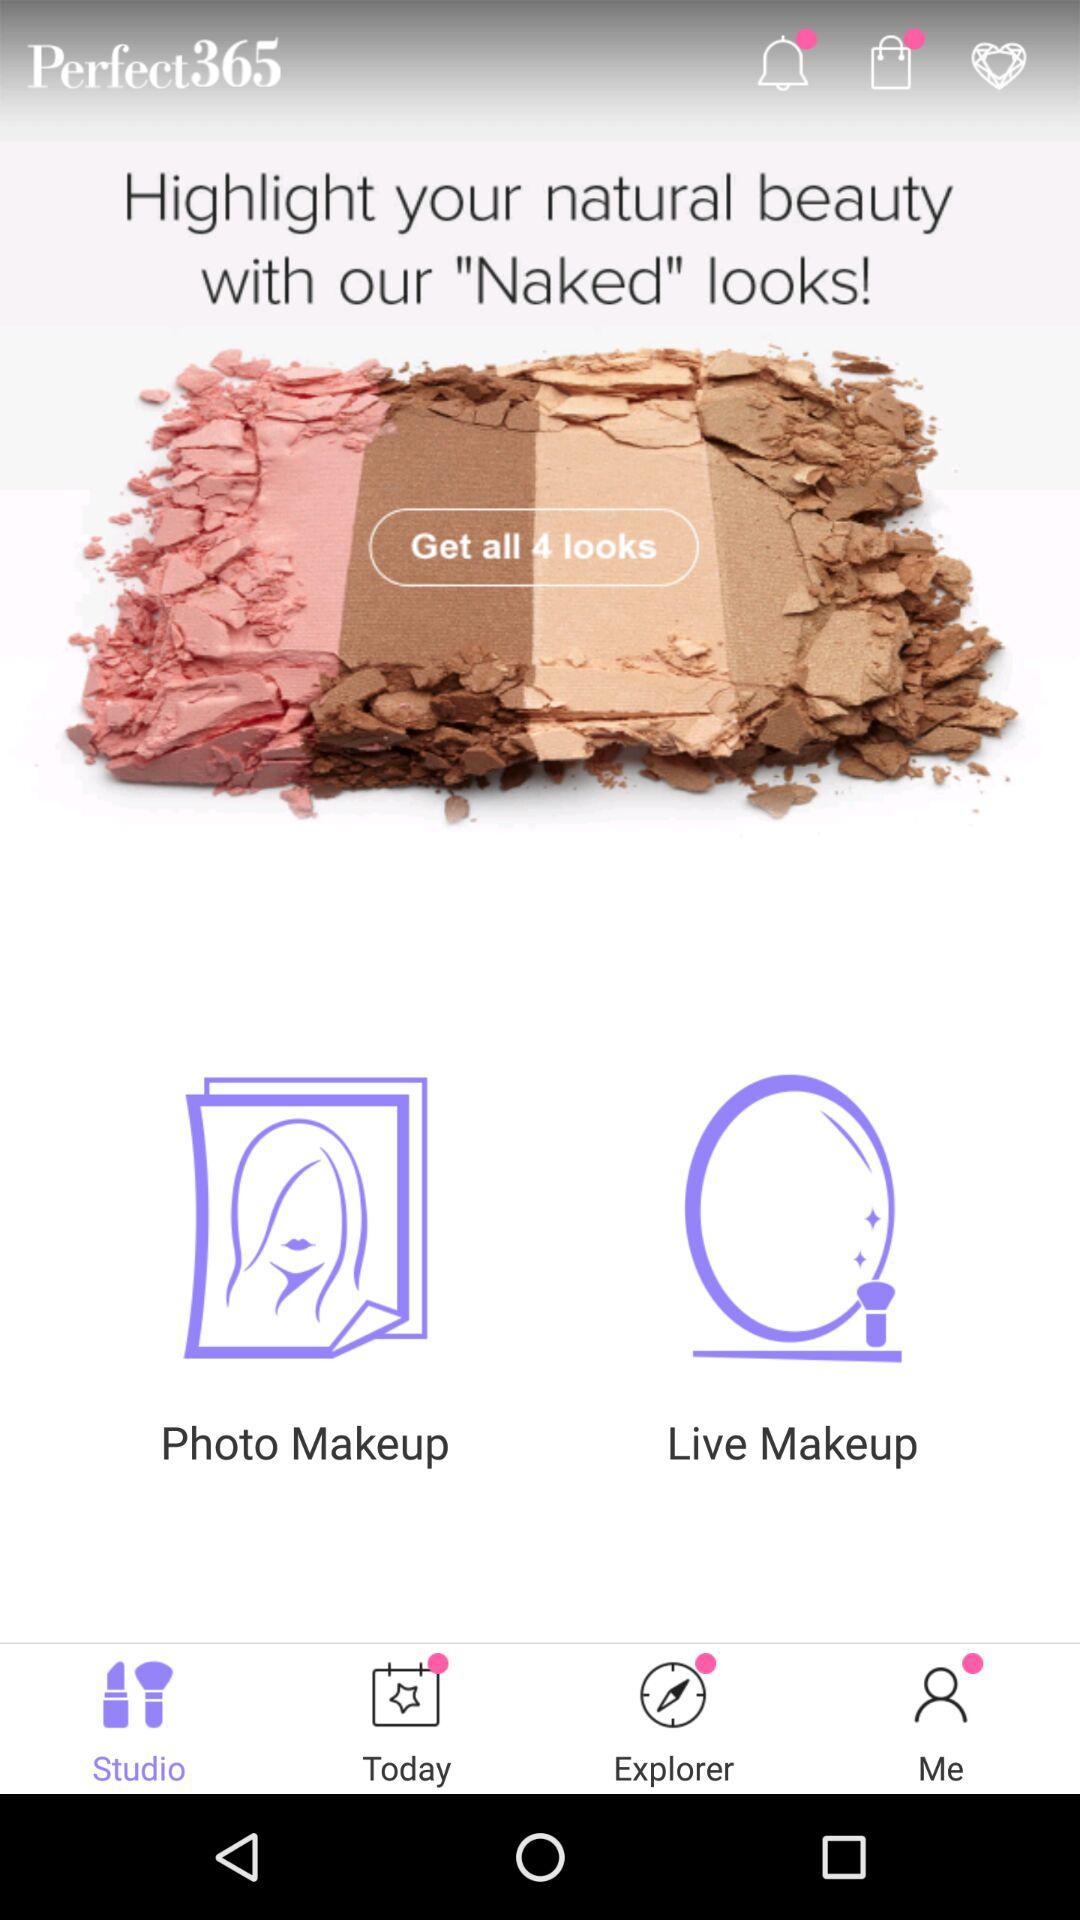 Image resolution: width=1080 pixels, height=1920 pixels. I want to click on photo makeup, so click(304, 1217).